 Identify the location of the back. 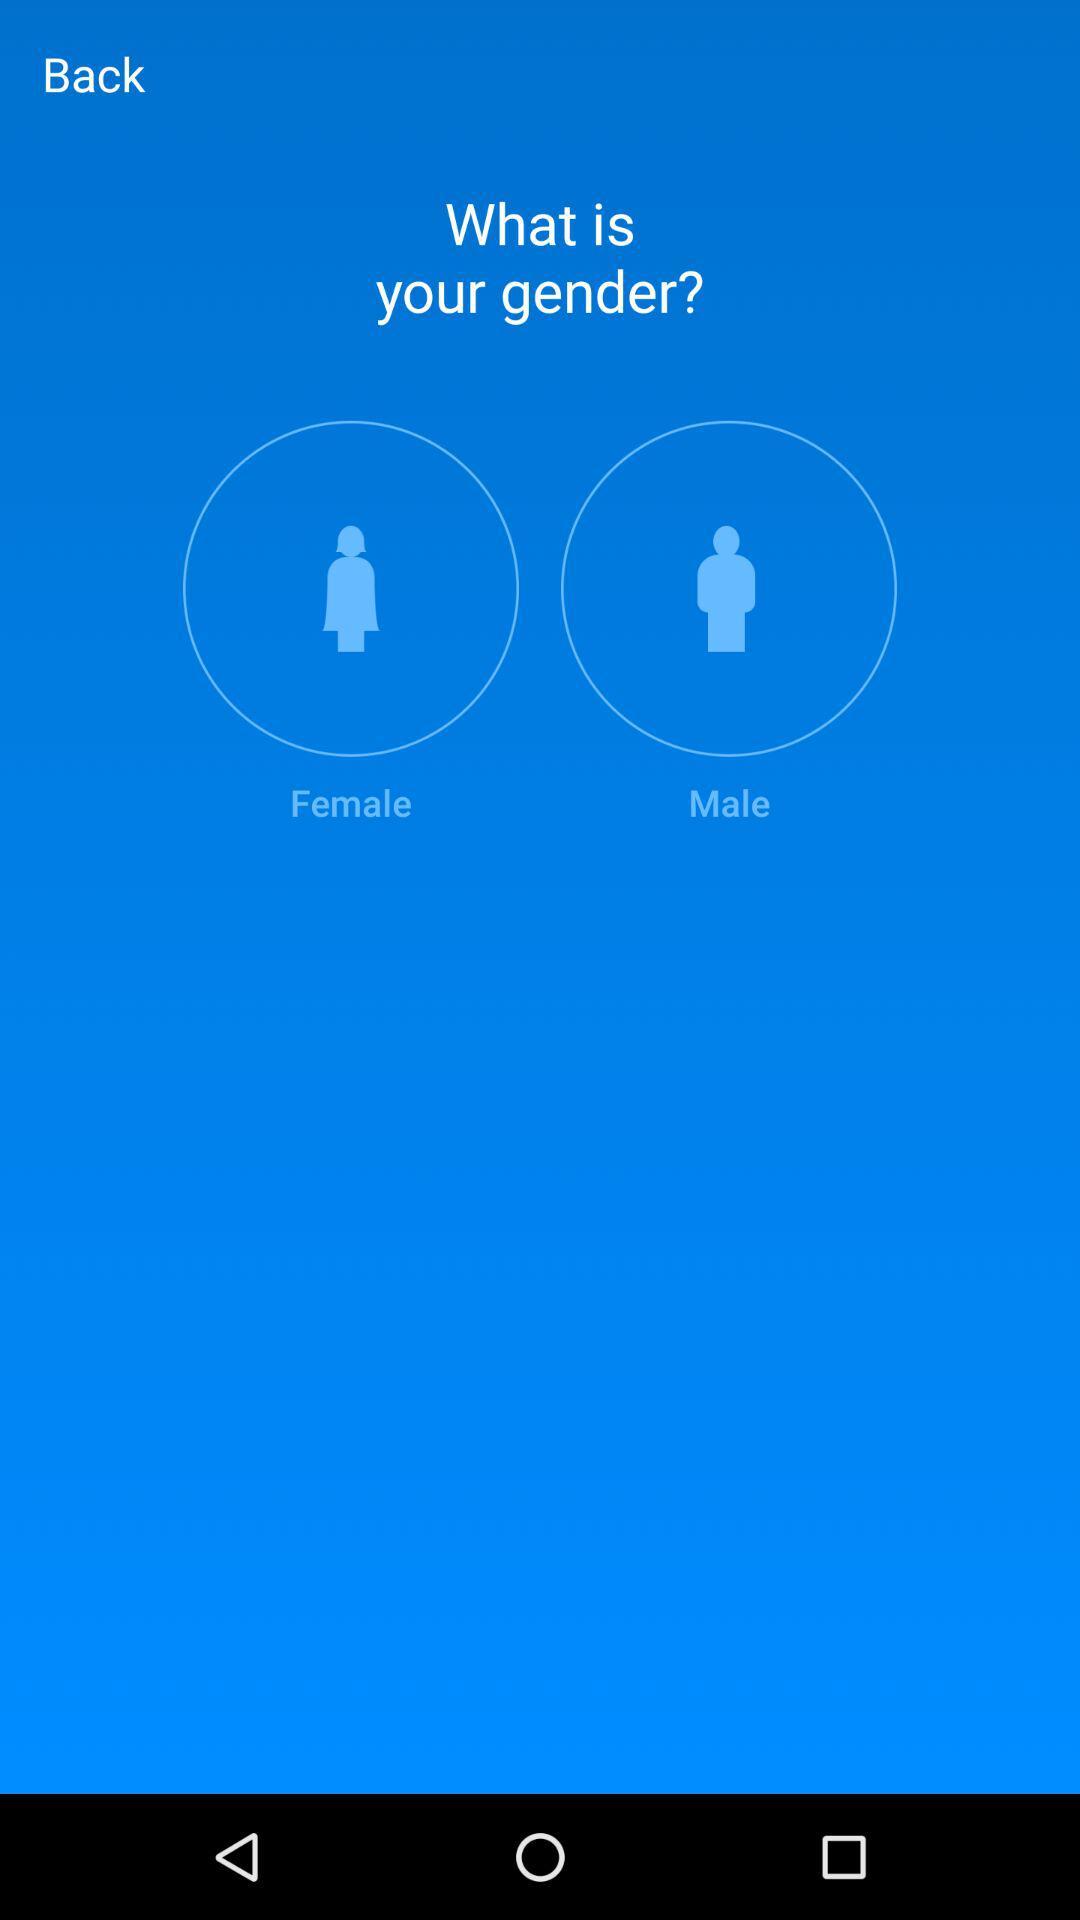
(93, 73).